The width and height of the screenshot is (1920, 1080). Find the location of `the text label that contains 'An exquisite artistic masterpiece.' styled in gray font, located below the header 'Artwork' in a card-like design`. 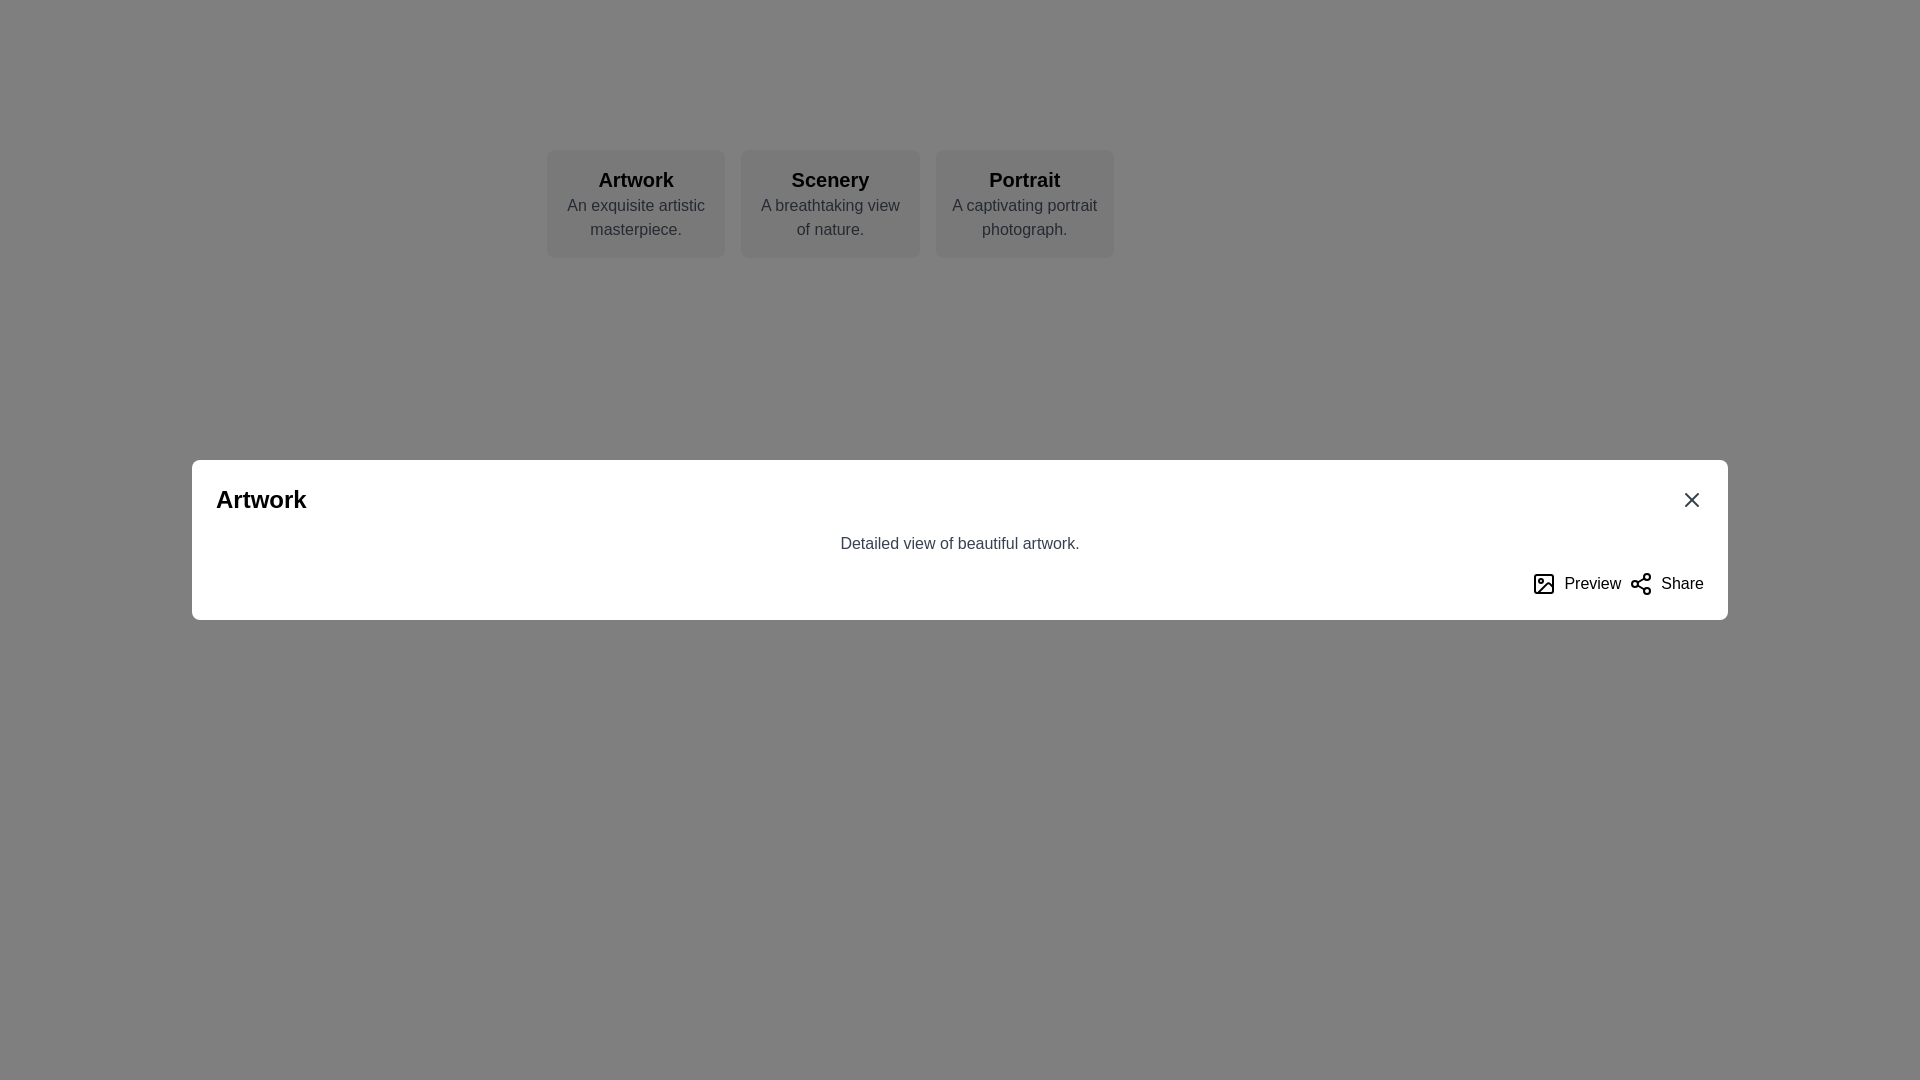

the text label that contains 'An exquisite artistic masterpiece.' styled in gray font, located below the header 'Artwork' in a card-like design is located at coordinates (635, 218).